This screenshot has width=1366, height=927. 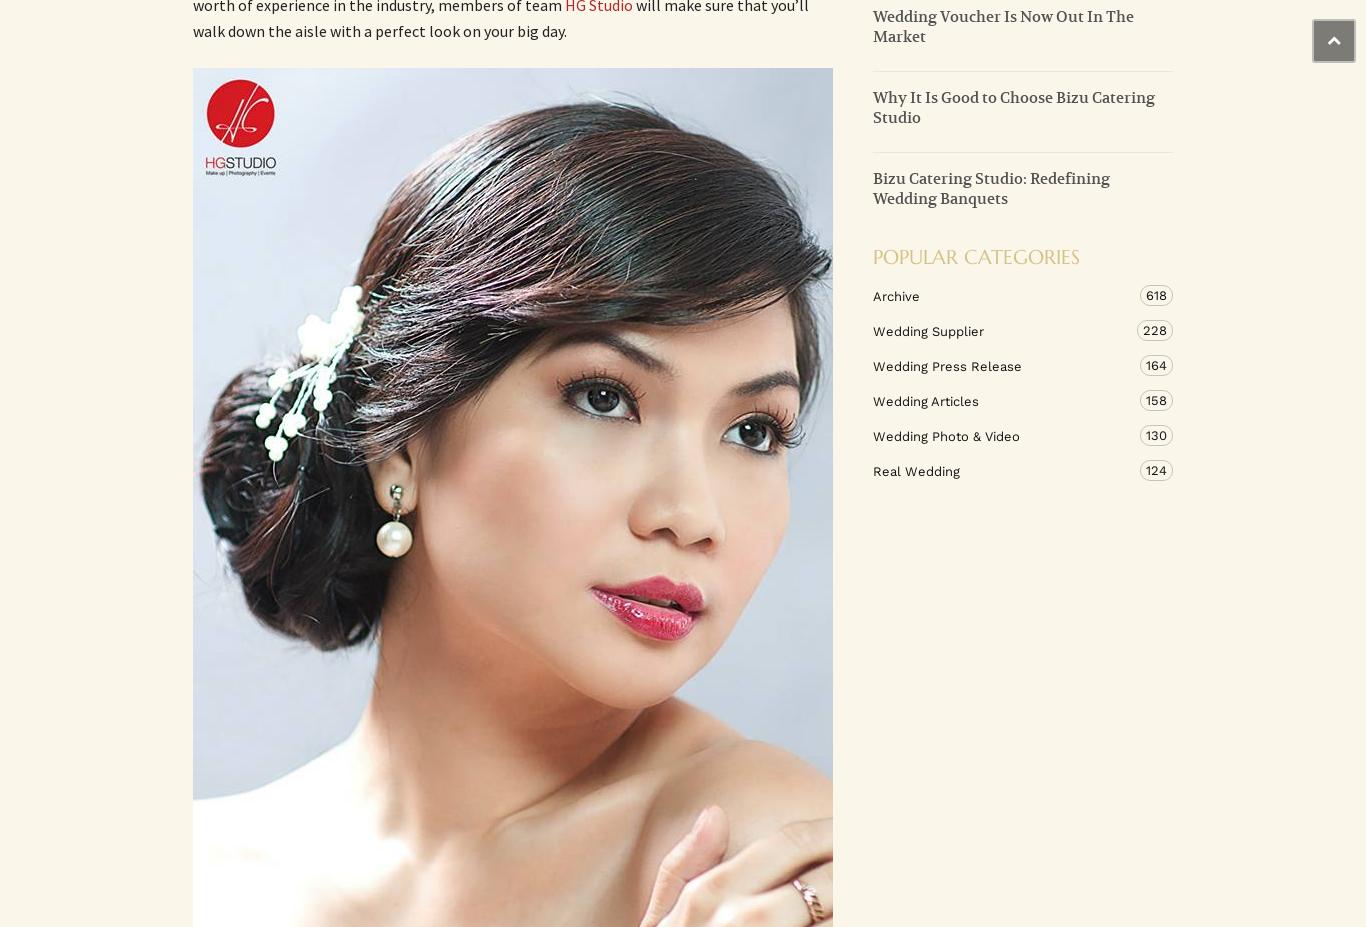 What do you see at coordinates (947, 364) in the screenshot?
I see `'Wedding Press Release'` at bounding box center [947, 364].